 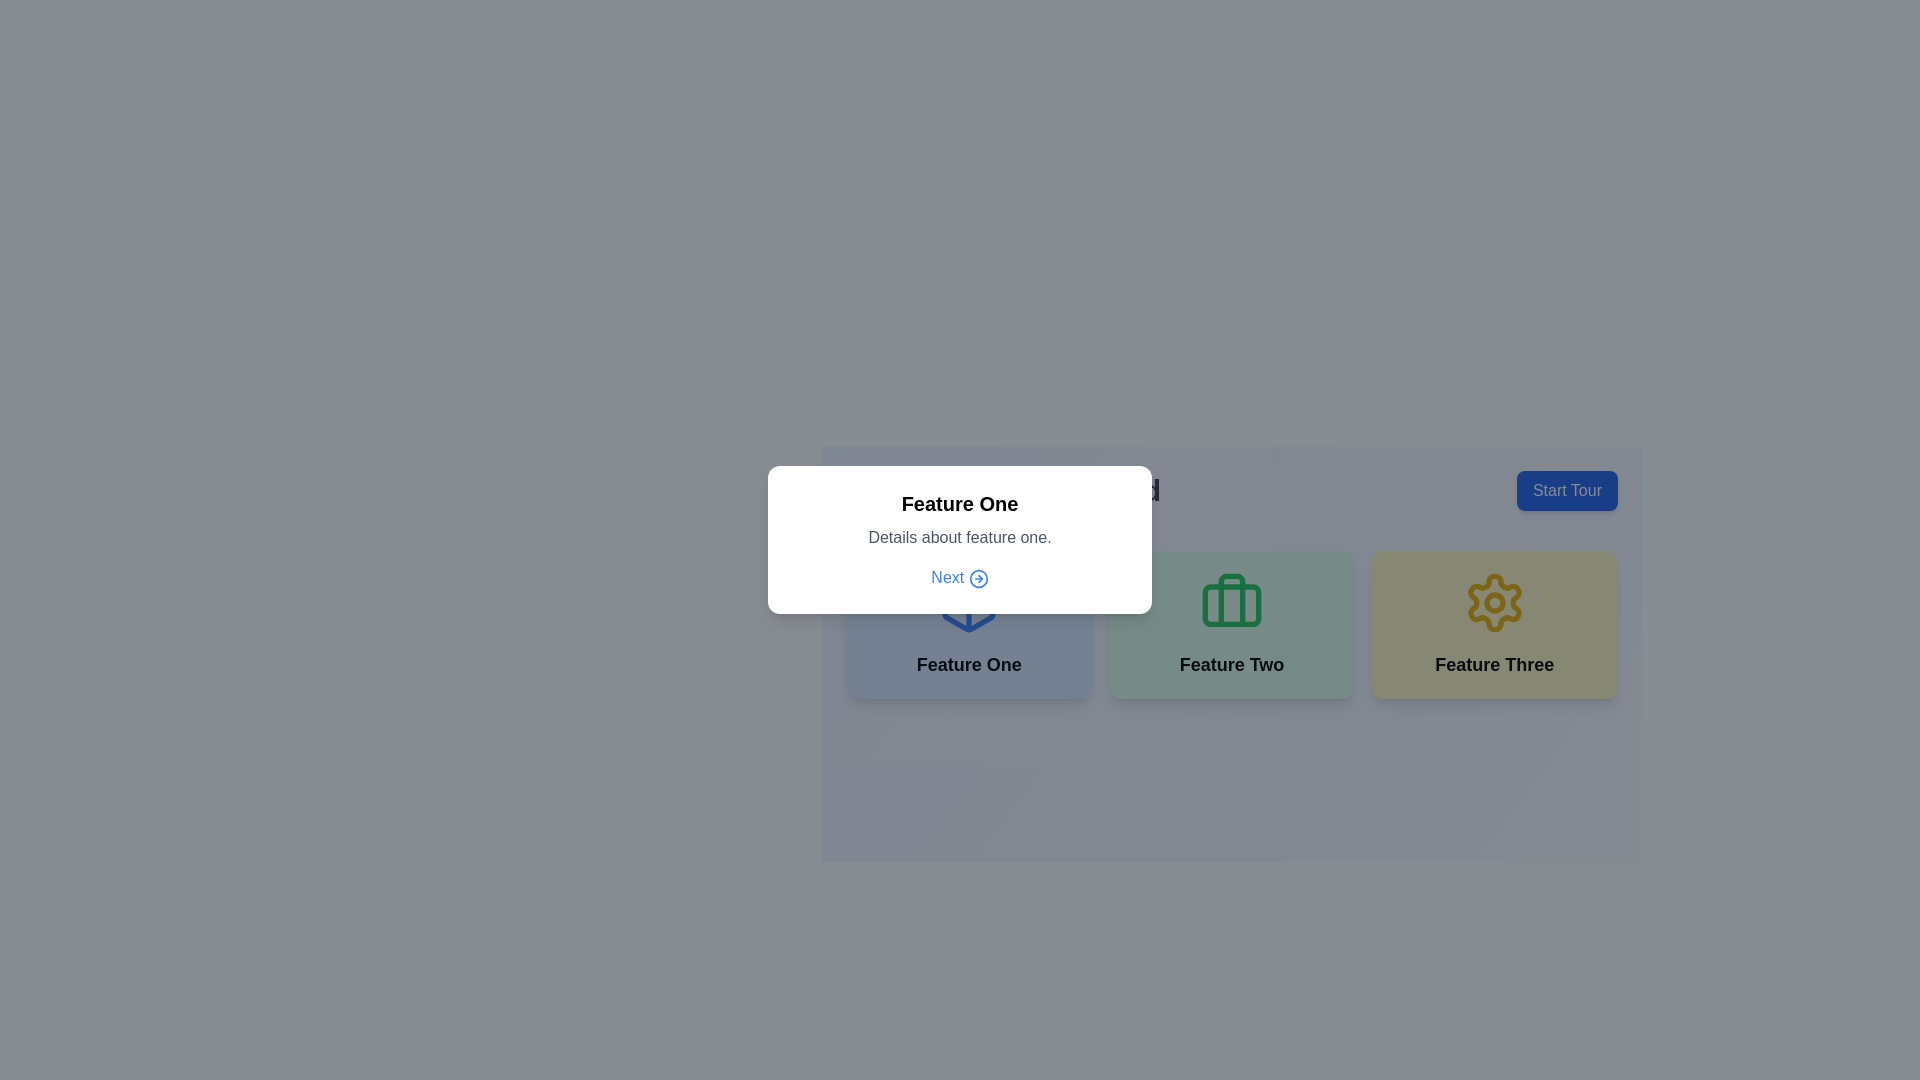 What do you see at coordinates (1566, 490) in the screenshot?
I see `the blue 'Start Tour' button with white text` at bounding box center [1566, 490].